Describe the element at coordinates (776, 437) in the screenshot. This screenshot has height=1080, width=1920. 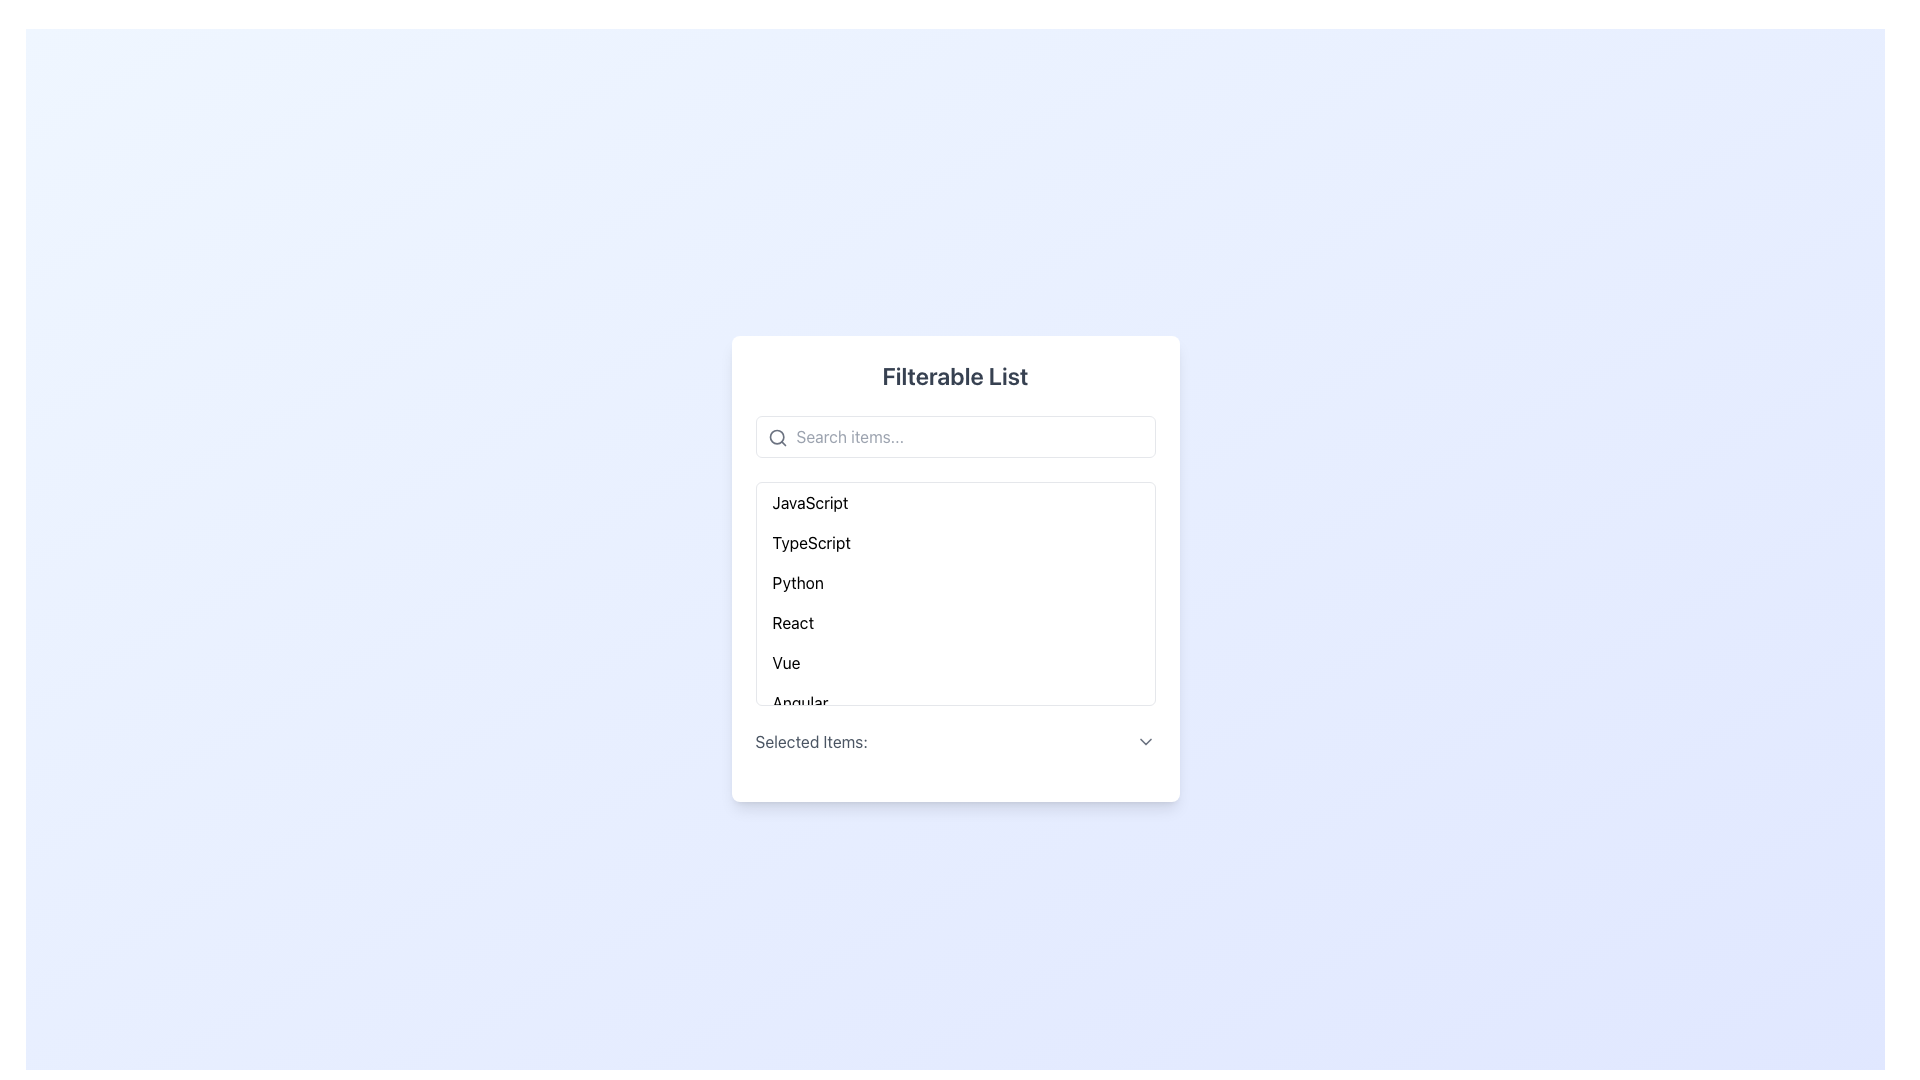
I see `the circular search icon with a magnifying glass symbol, located at the top-left corner of the text input field next to the placeholder text 'Search items...'` at that location.